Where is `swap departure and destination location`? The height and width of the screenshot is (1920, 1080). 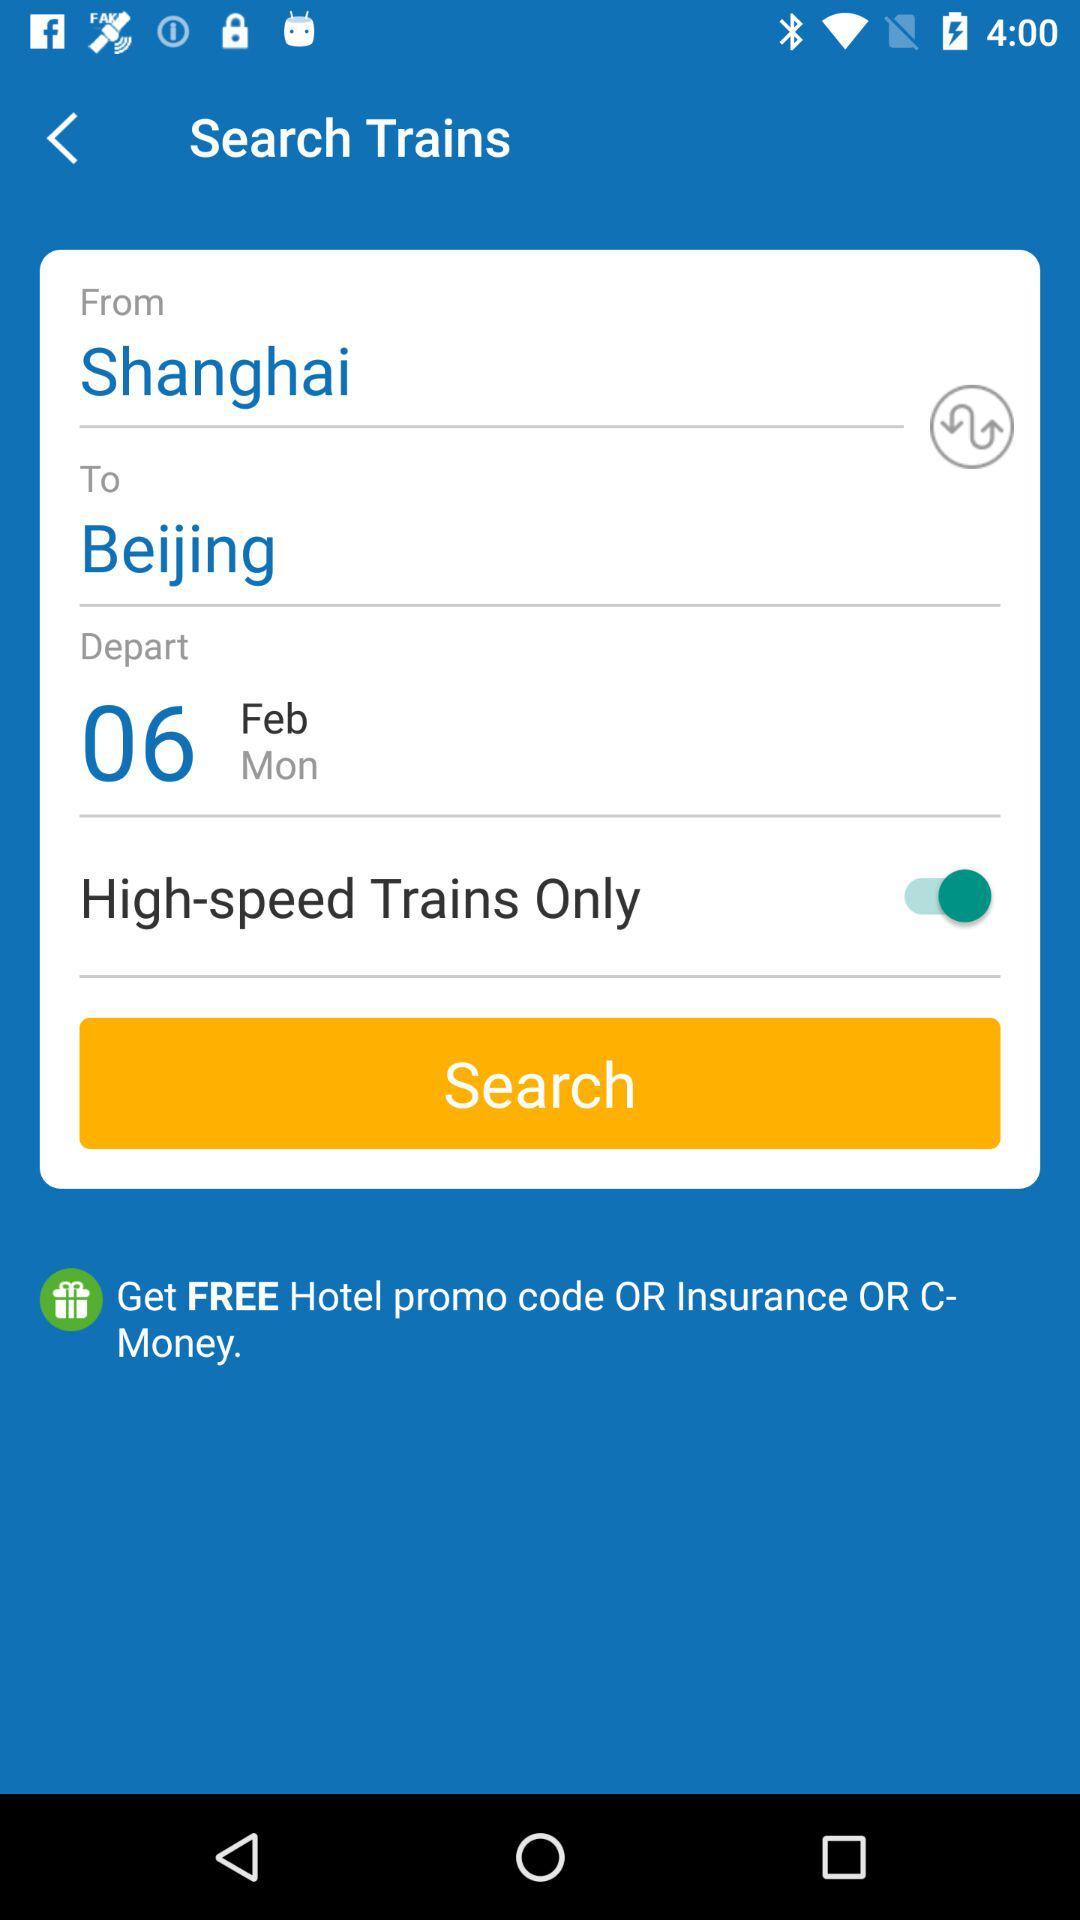 swap departure and destination location is located at coordinates (971, 425).